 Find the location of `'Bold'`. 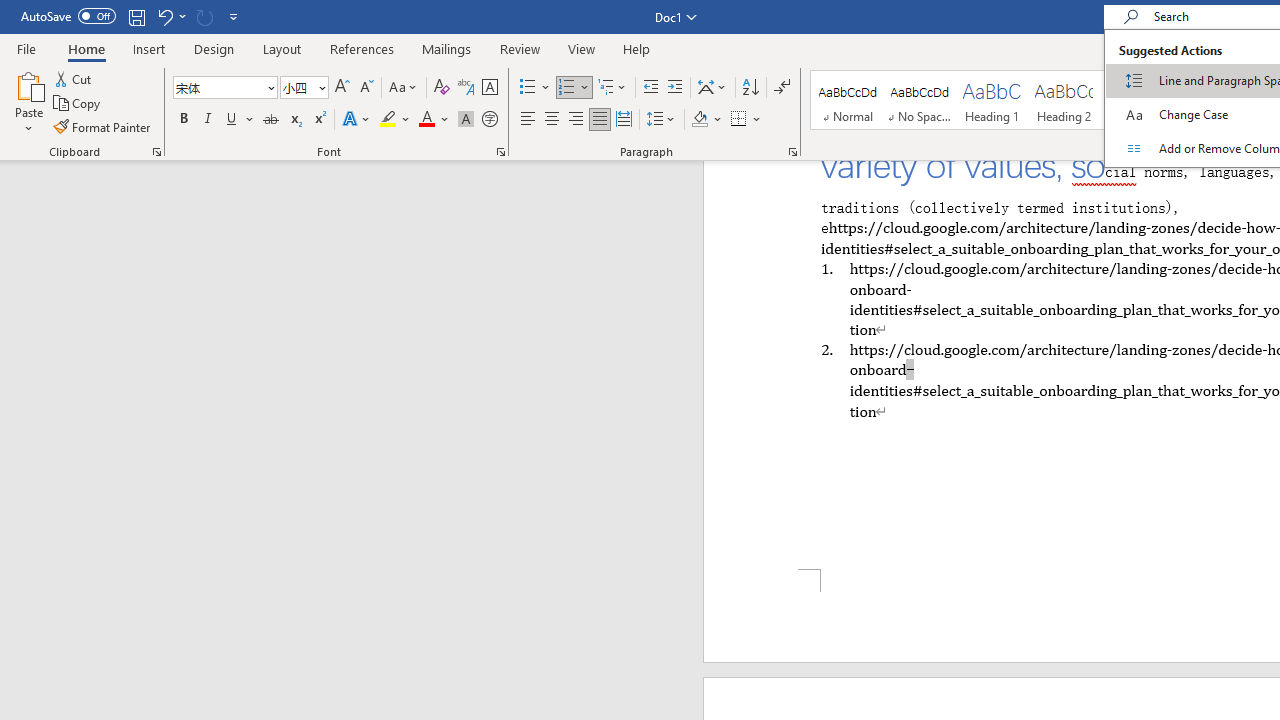

'Bold' is located at coordinates (183, 119).